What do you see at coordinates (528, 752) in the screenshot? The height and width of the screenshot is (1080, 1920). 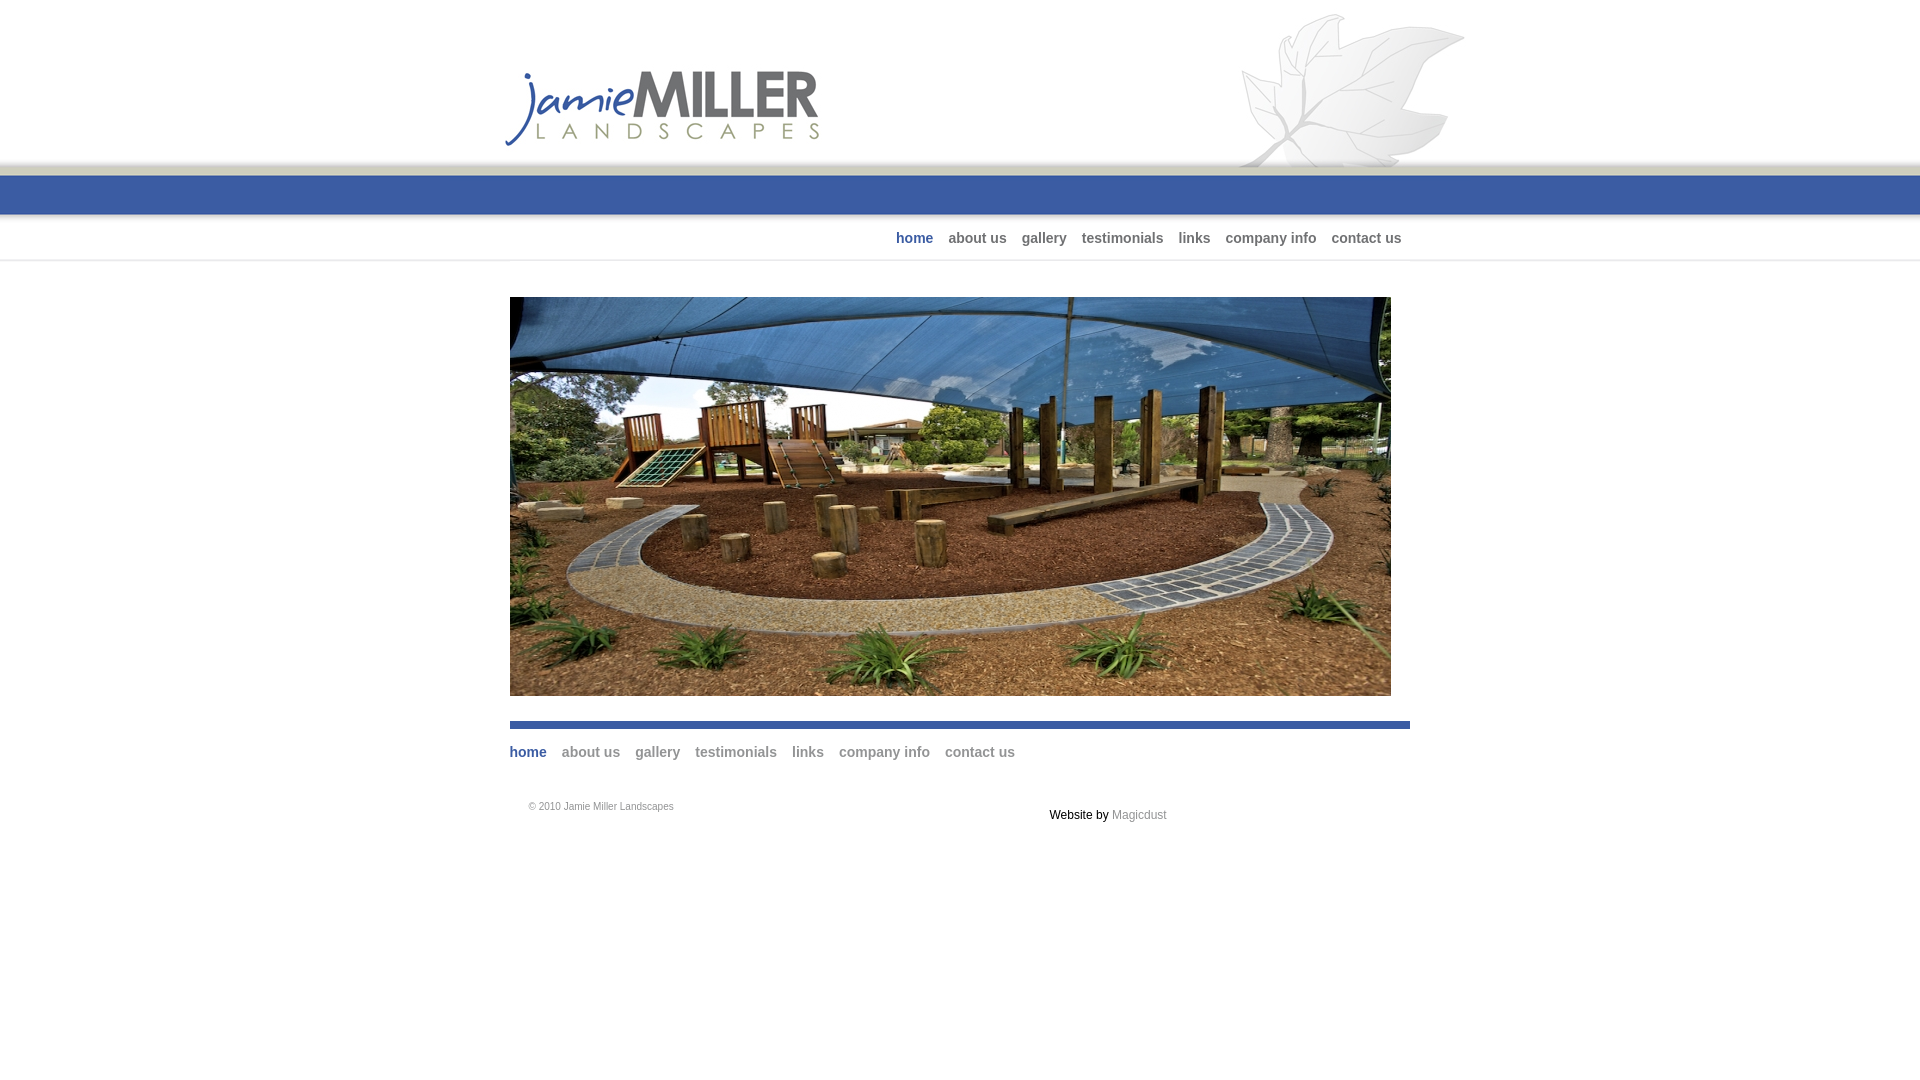 I see `'home'` at bounding box center [528, 752].